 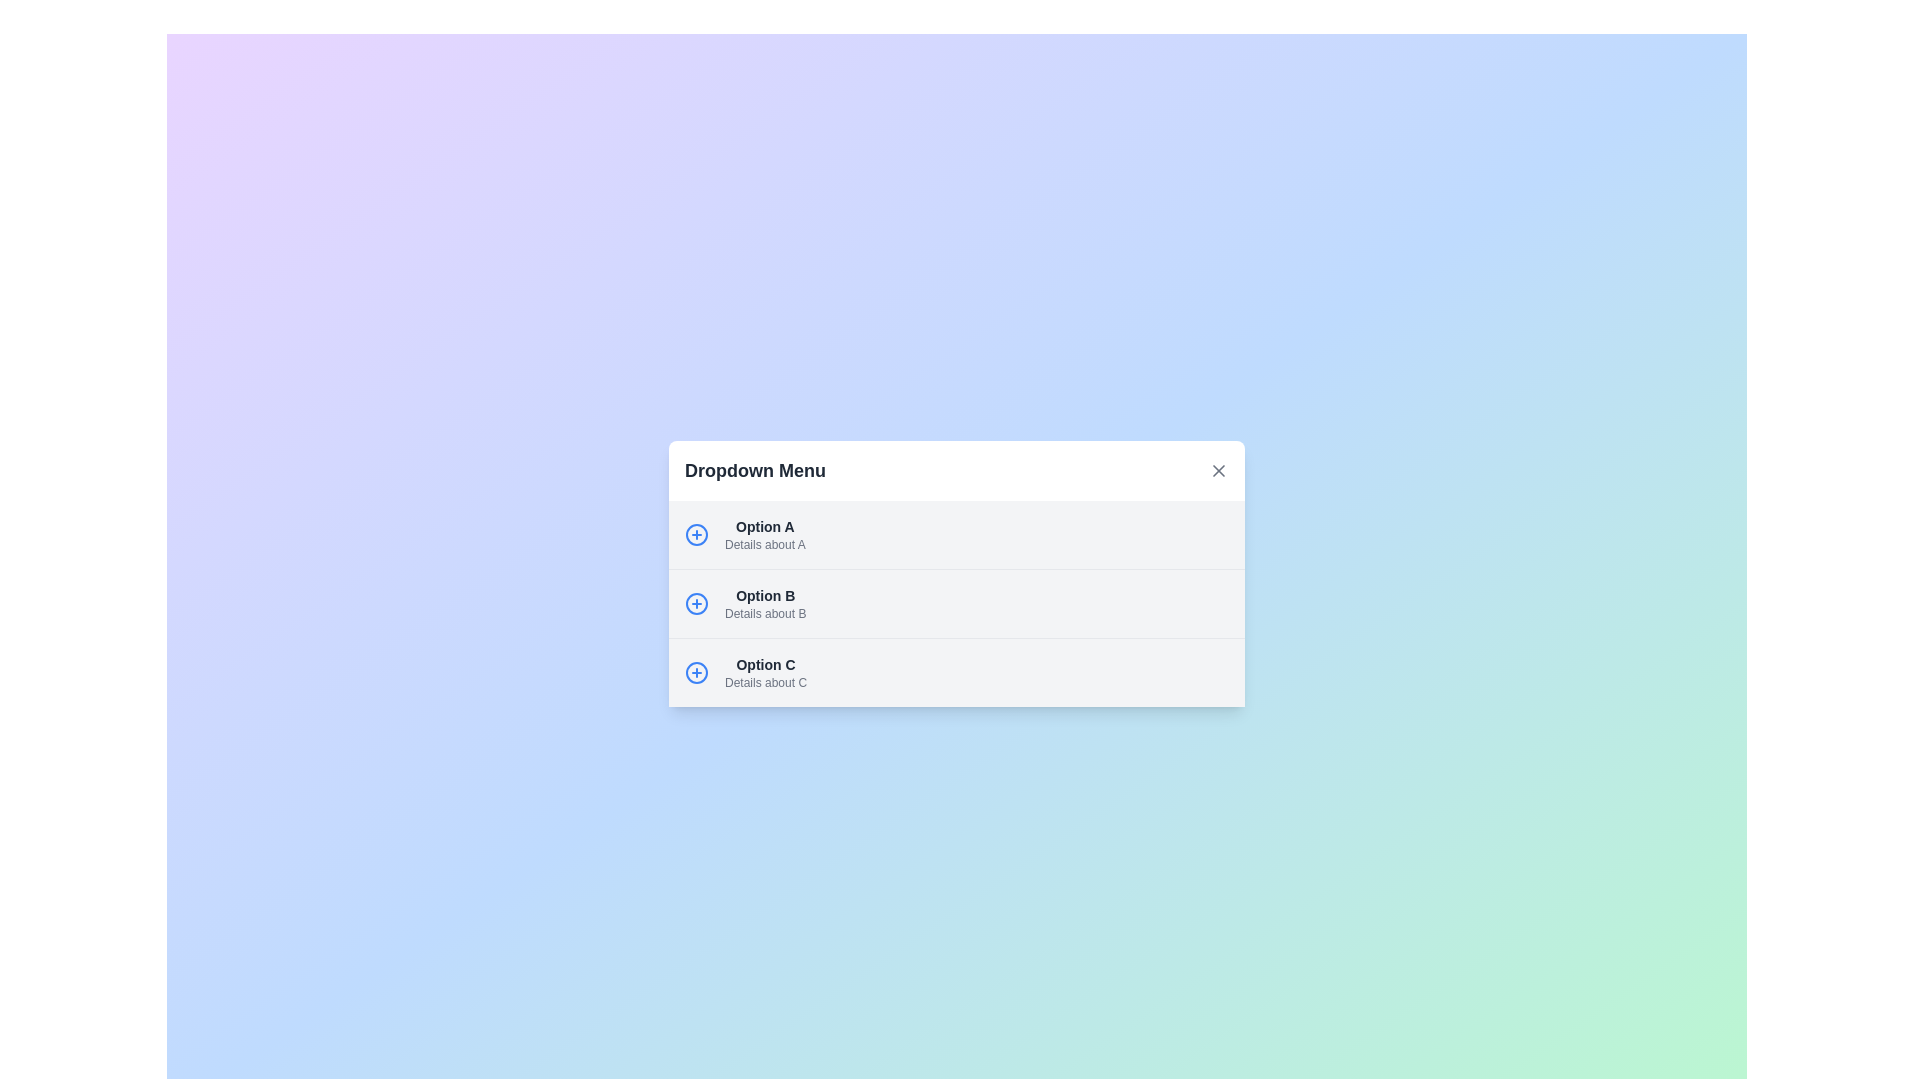 I want to click on the close button (X icon) located at the top-right corner of the 'Dropdown Menu' section, so click(x=1218, y=470).